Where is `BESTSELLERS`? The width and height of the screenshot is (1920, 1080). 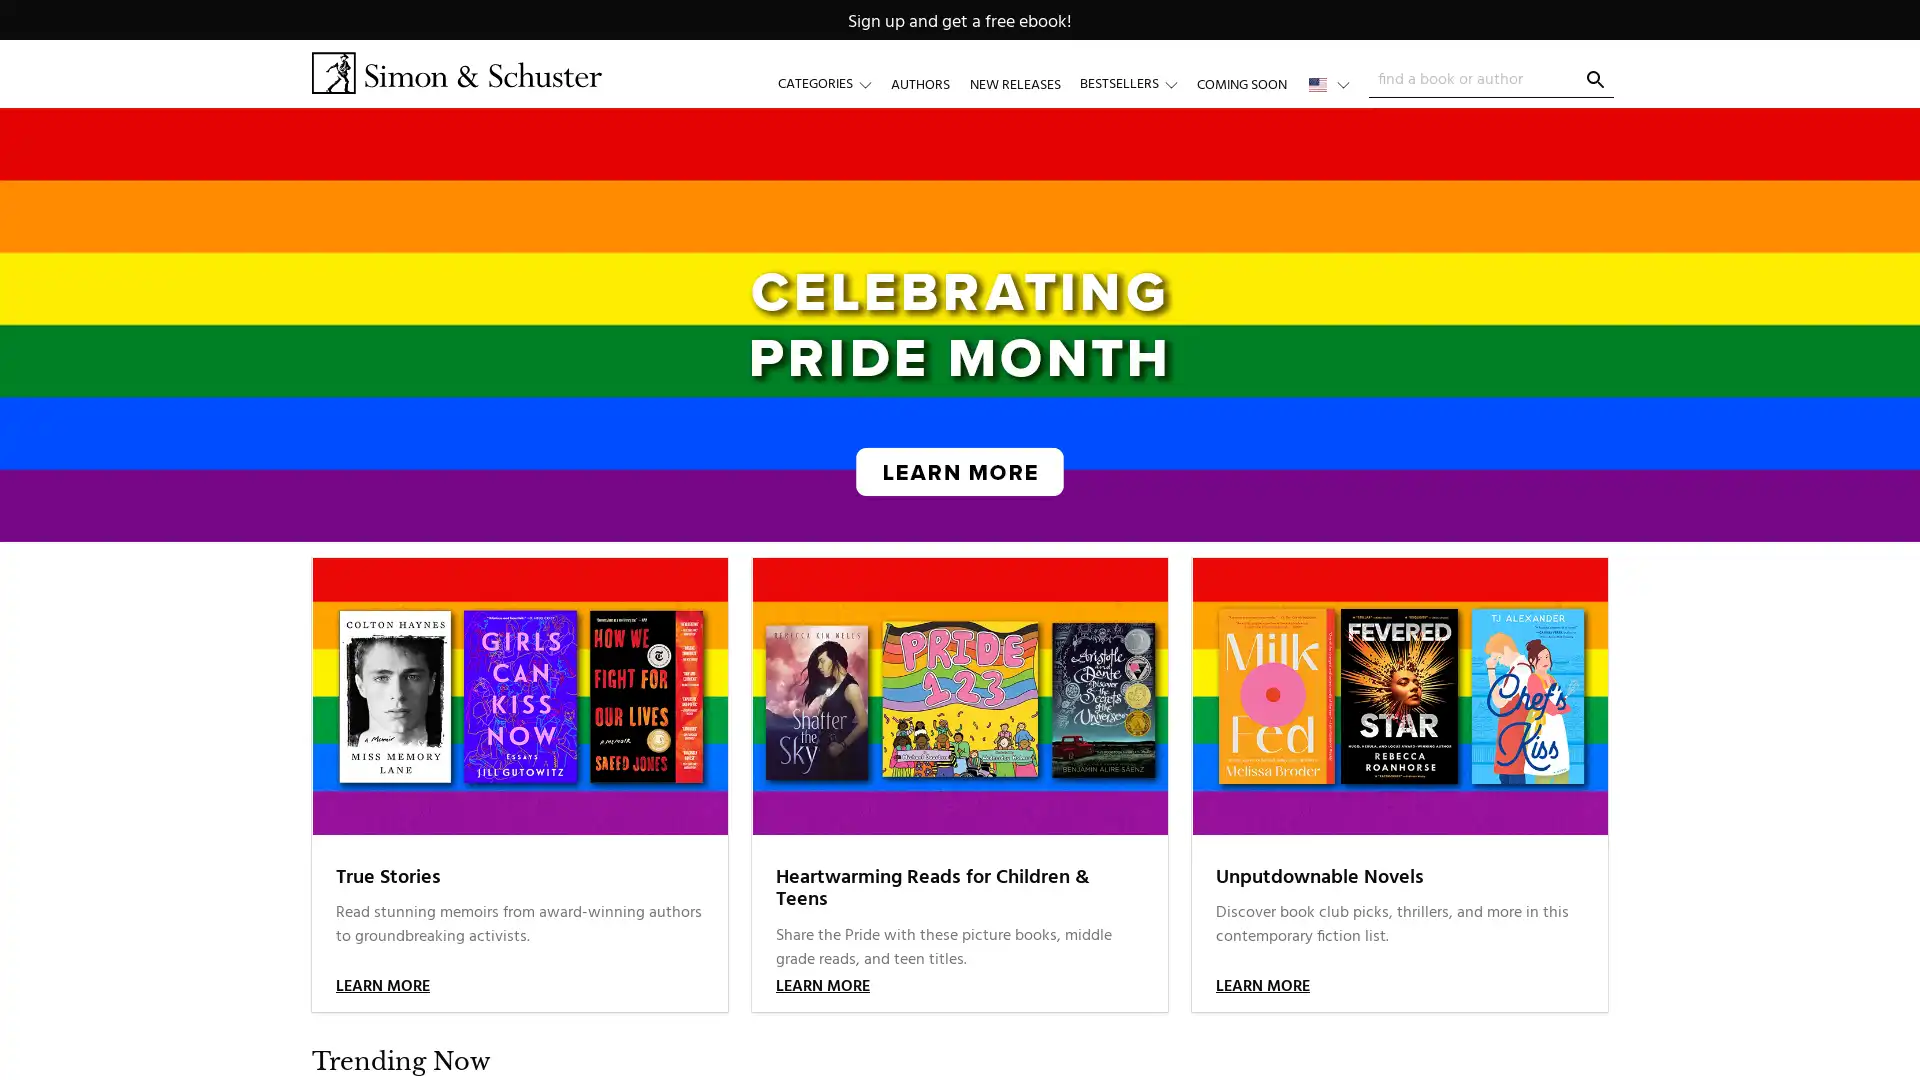 BESTSELLERS is located at coordinates (1137, 83).